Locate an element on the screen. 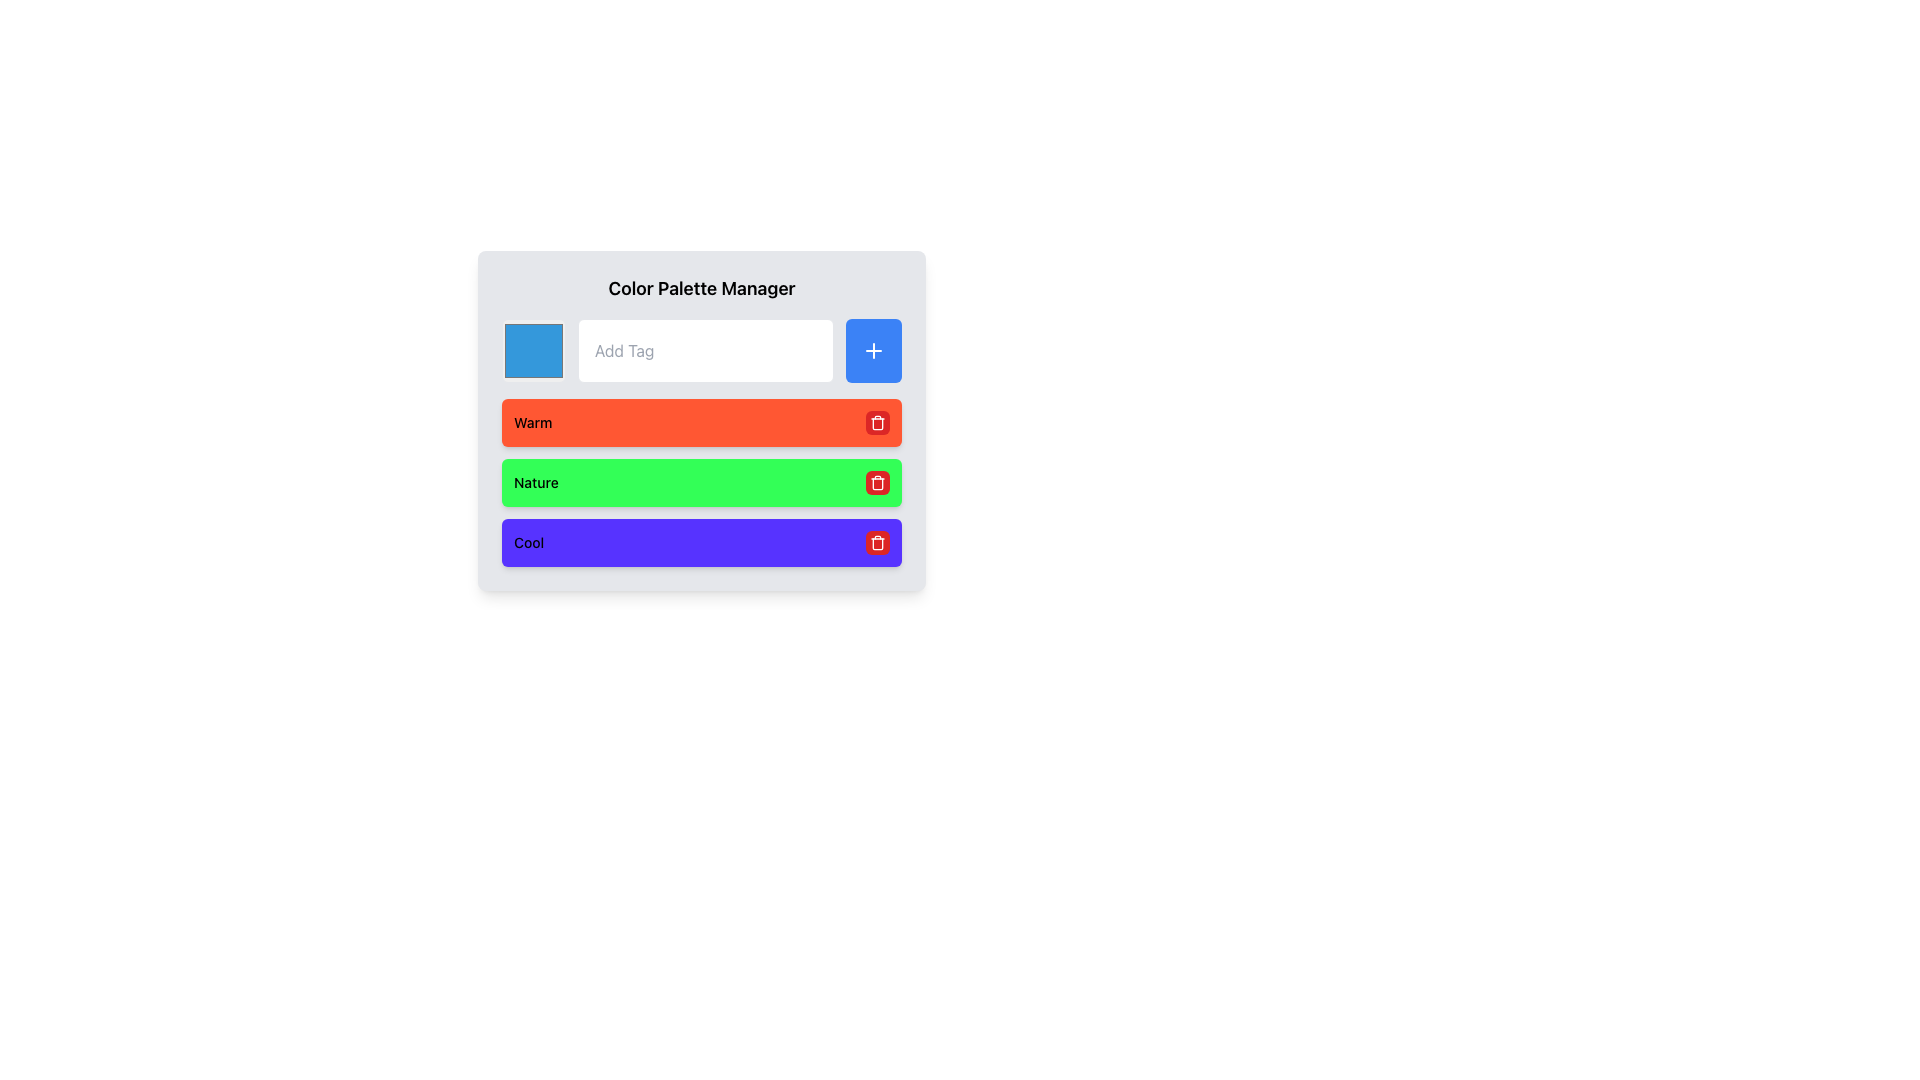 This screenshot has height=1080, width=1920. the text label 'Nature', which is displayed in a medium-sized font within a green rectangular background, located in the second card of a vertically stacked list of colored cards is located at coordinates (536, 482).